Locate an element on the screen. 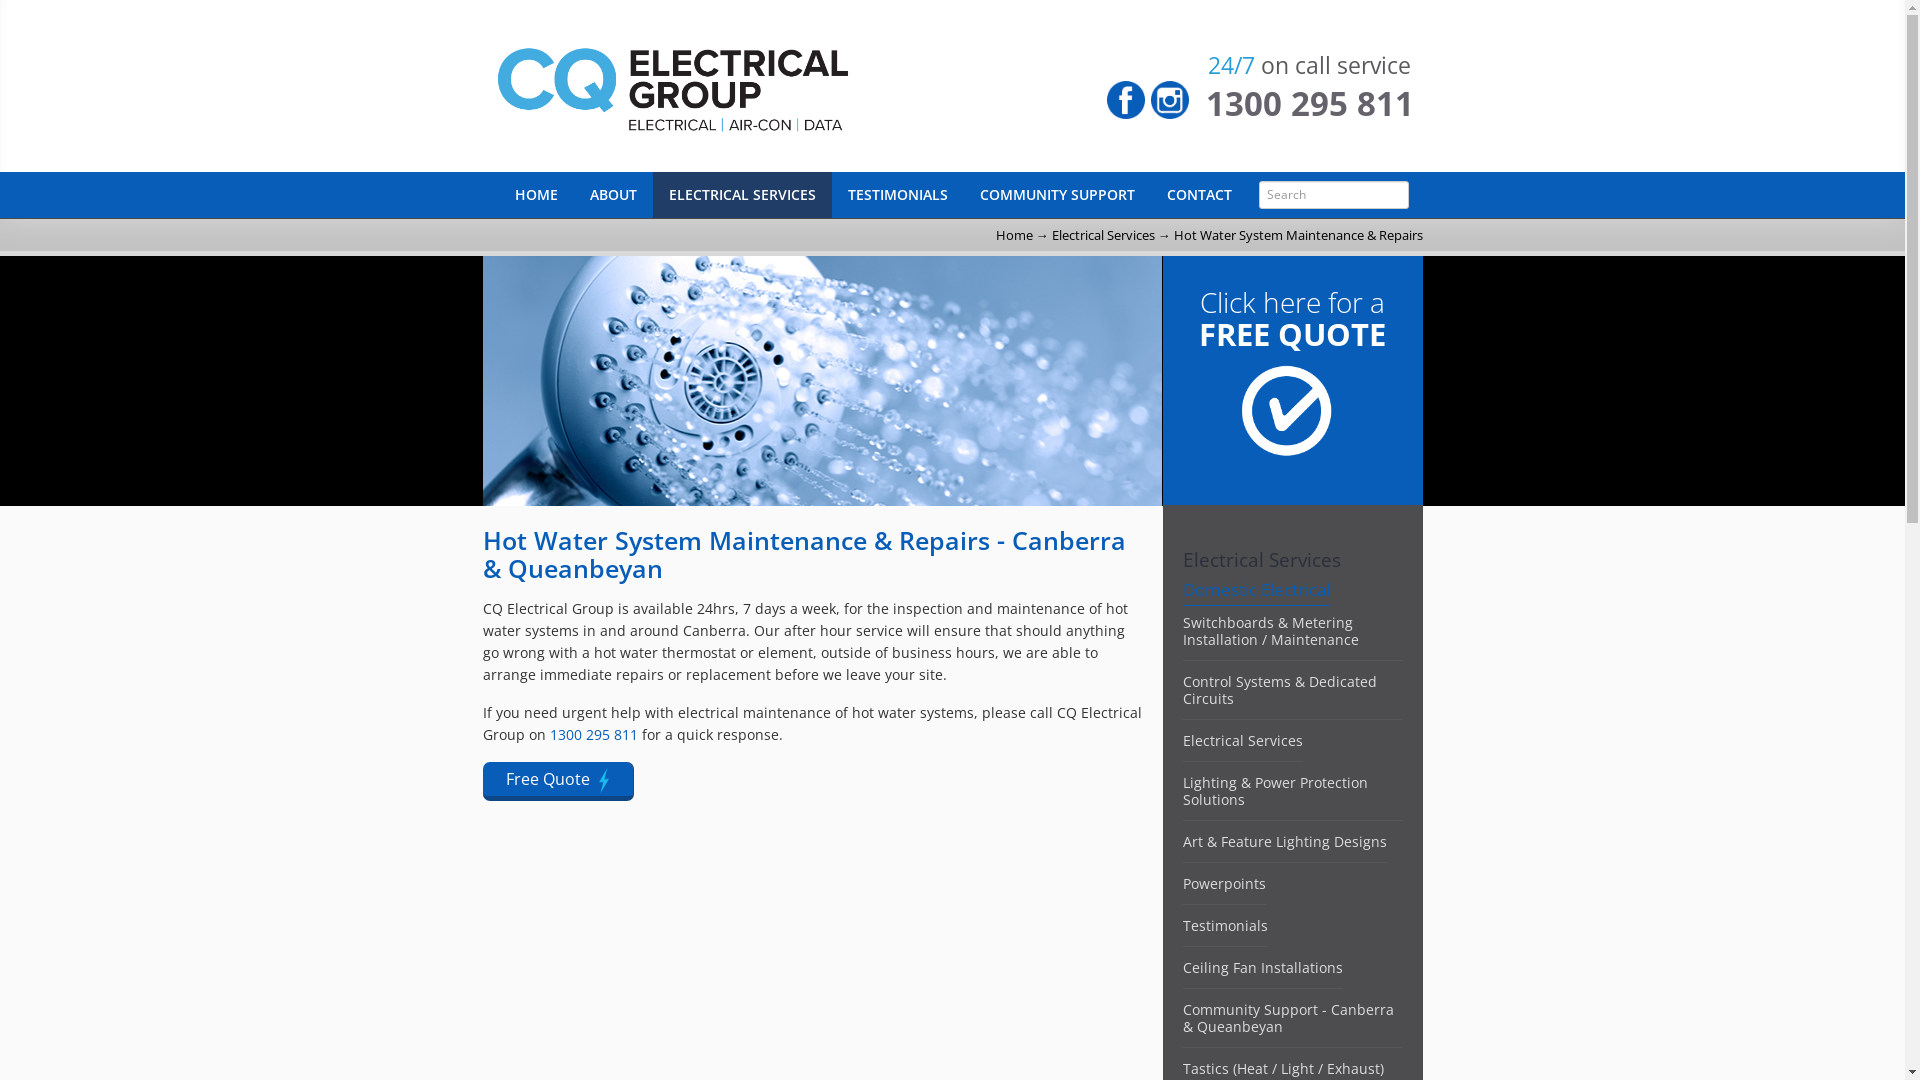 The image size is (1920, 1080). 'Art & Feature Lighting Designs' is located at coordinates (1283, 841).